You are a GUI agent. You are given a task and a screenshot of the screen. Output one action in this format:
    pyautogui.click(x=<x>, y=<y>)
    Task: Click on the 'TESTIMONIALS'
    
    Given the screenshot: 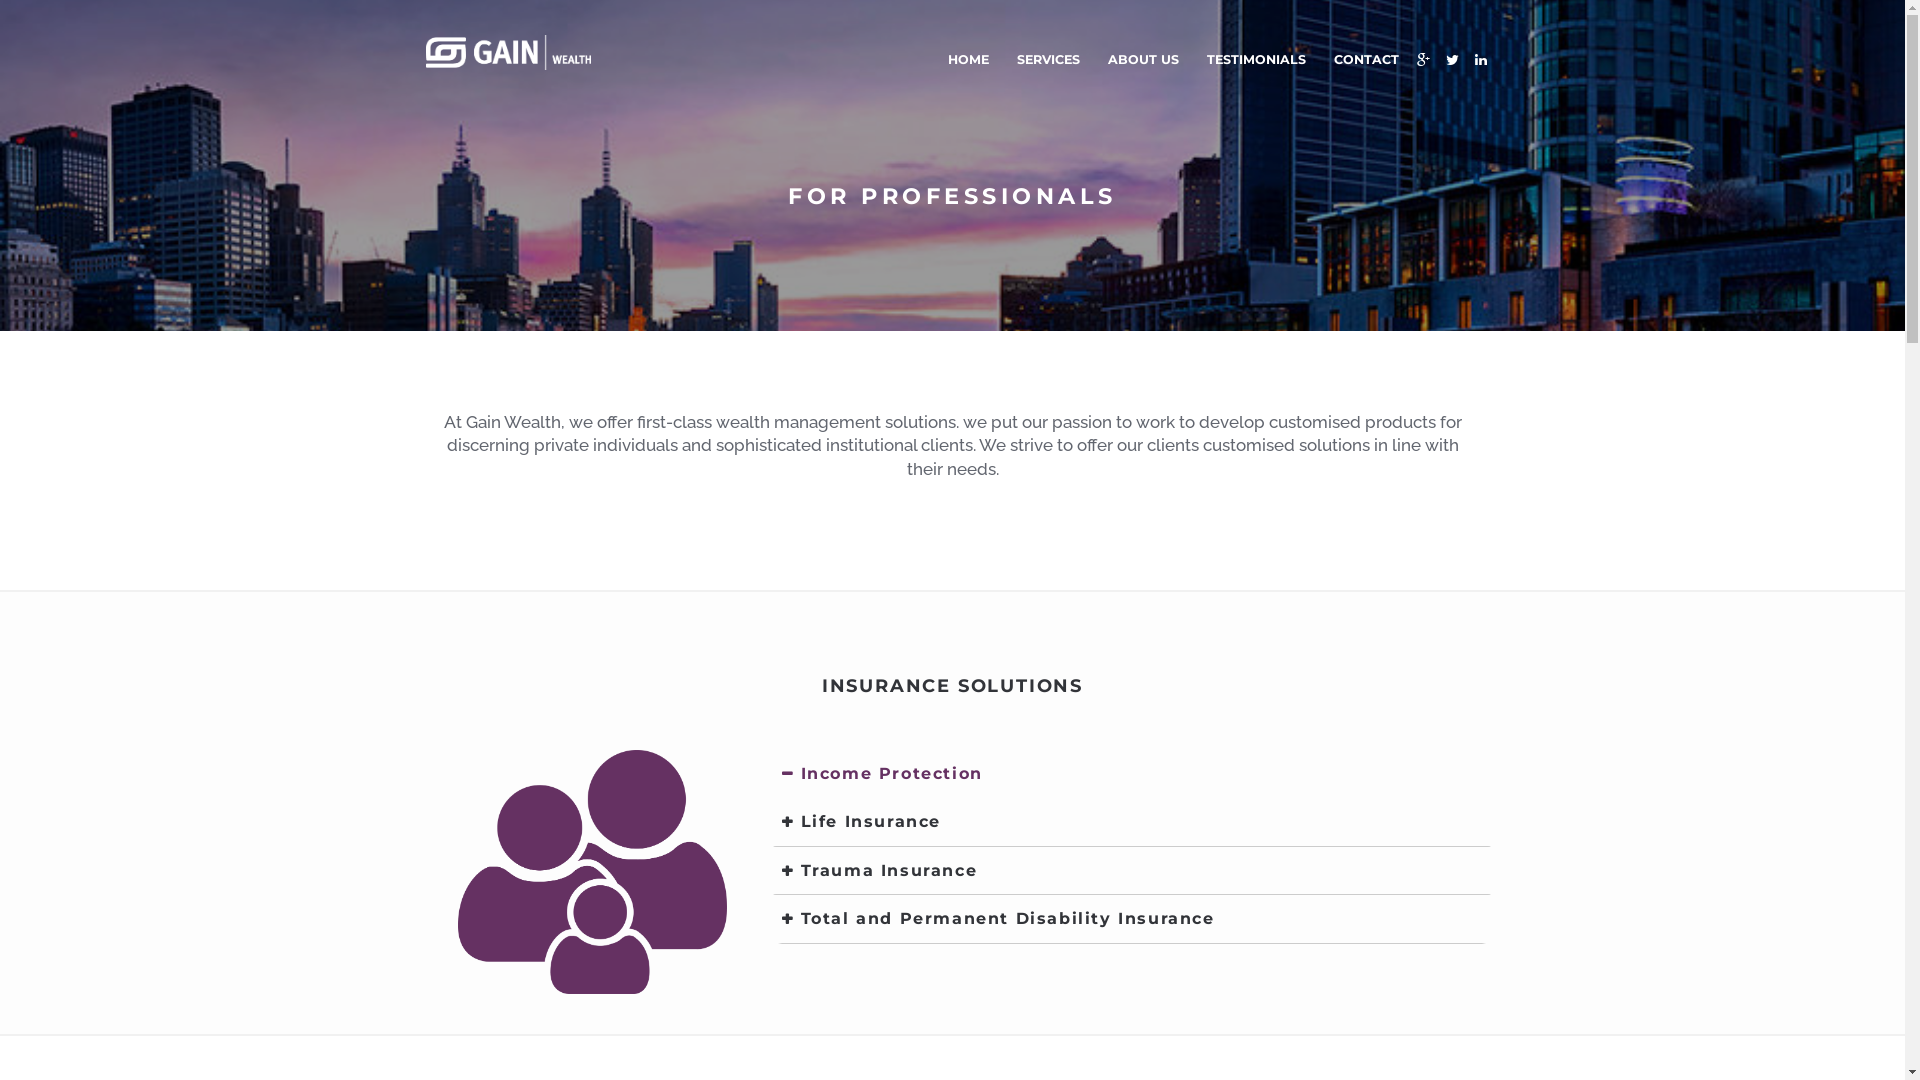 What is the action you would take?
    pyautogui.click(x=1194, y=59)
    